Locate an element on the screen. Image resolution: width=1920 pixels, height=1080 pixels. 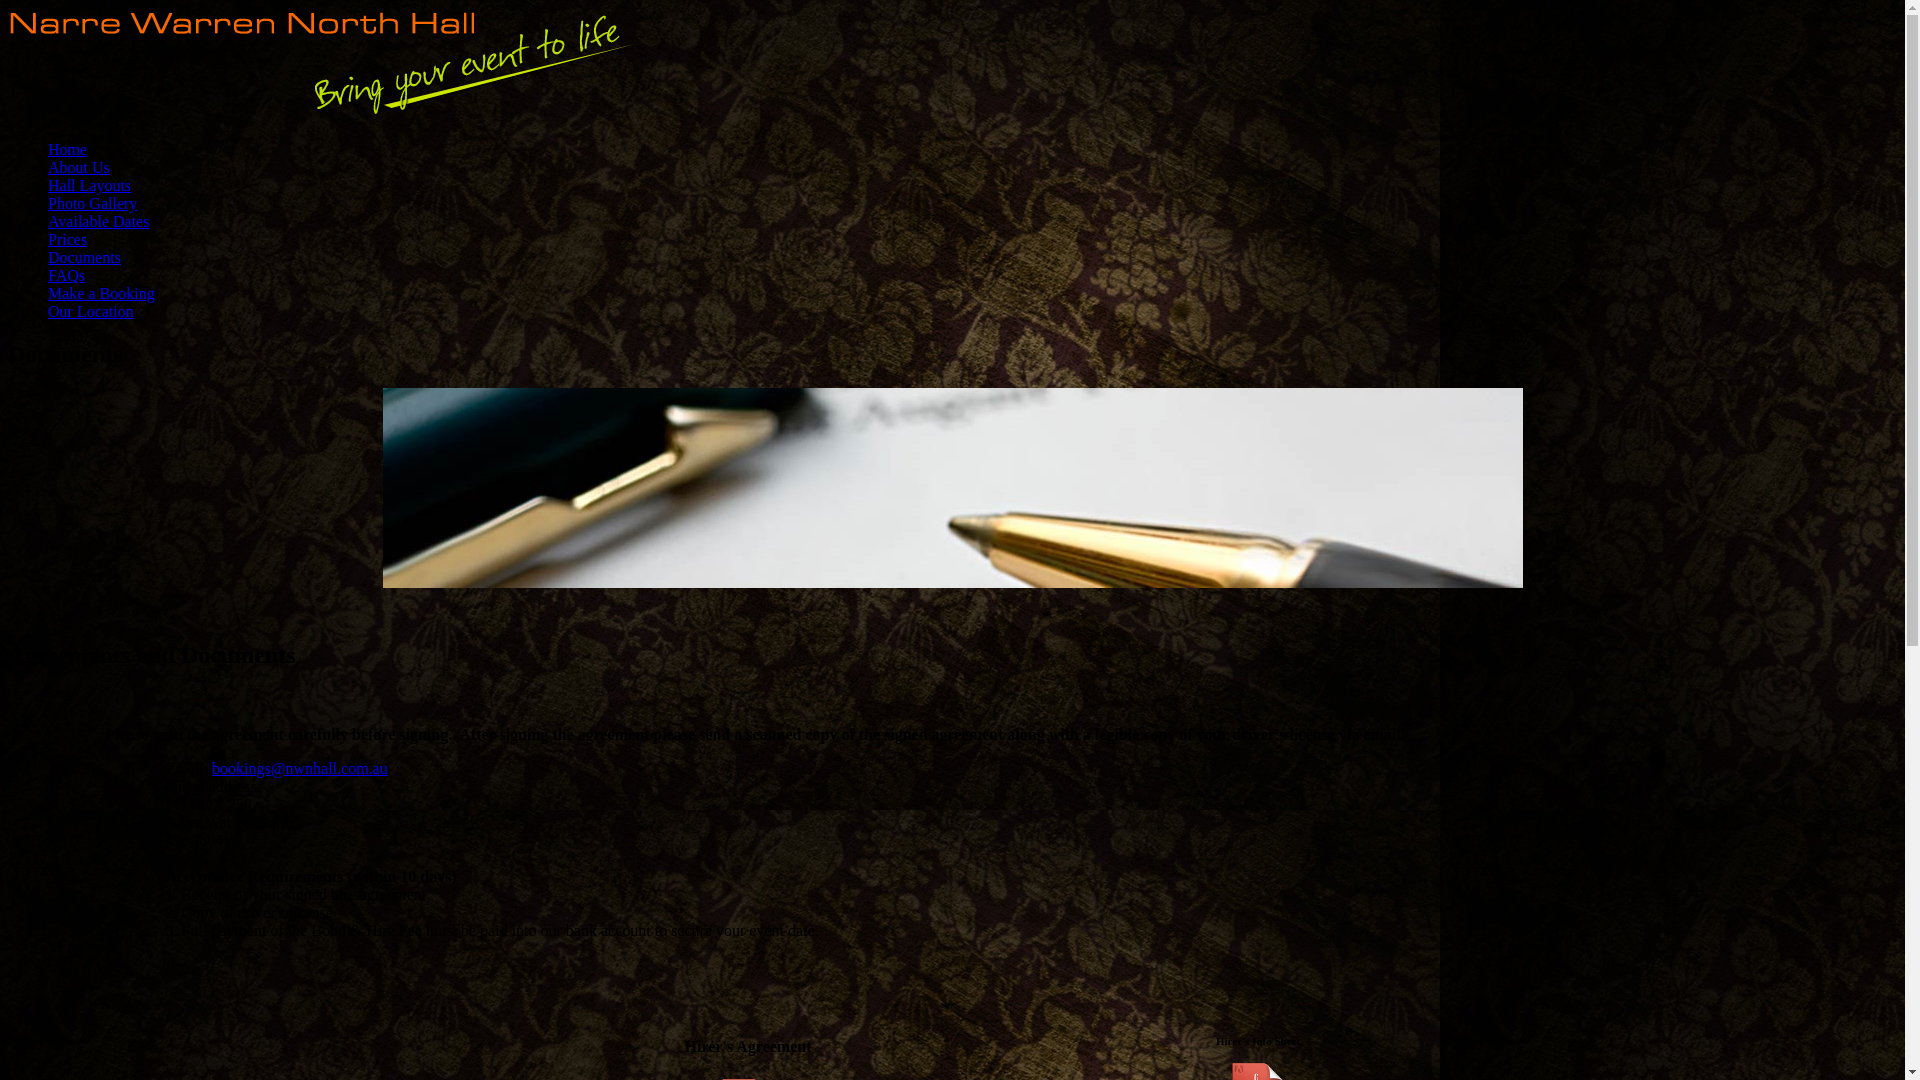
'Documents' is located at coordinates (83, 256).